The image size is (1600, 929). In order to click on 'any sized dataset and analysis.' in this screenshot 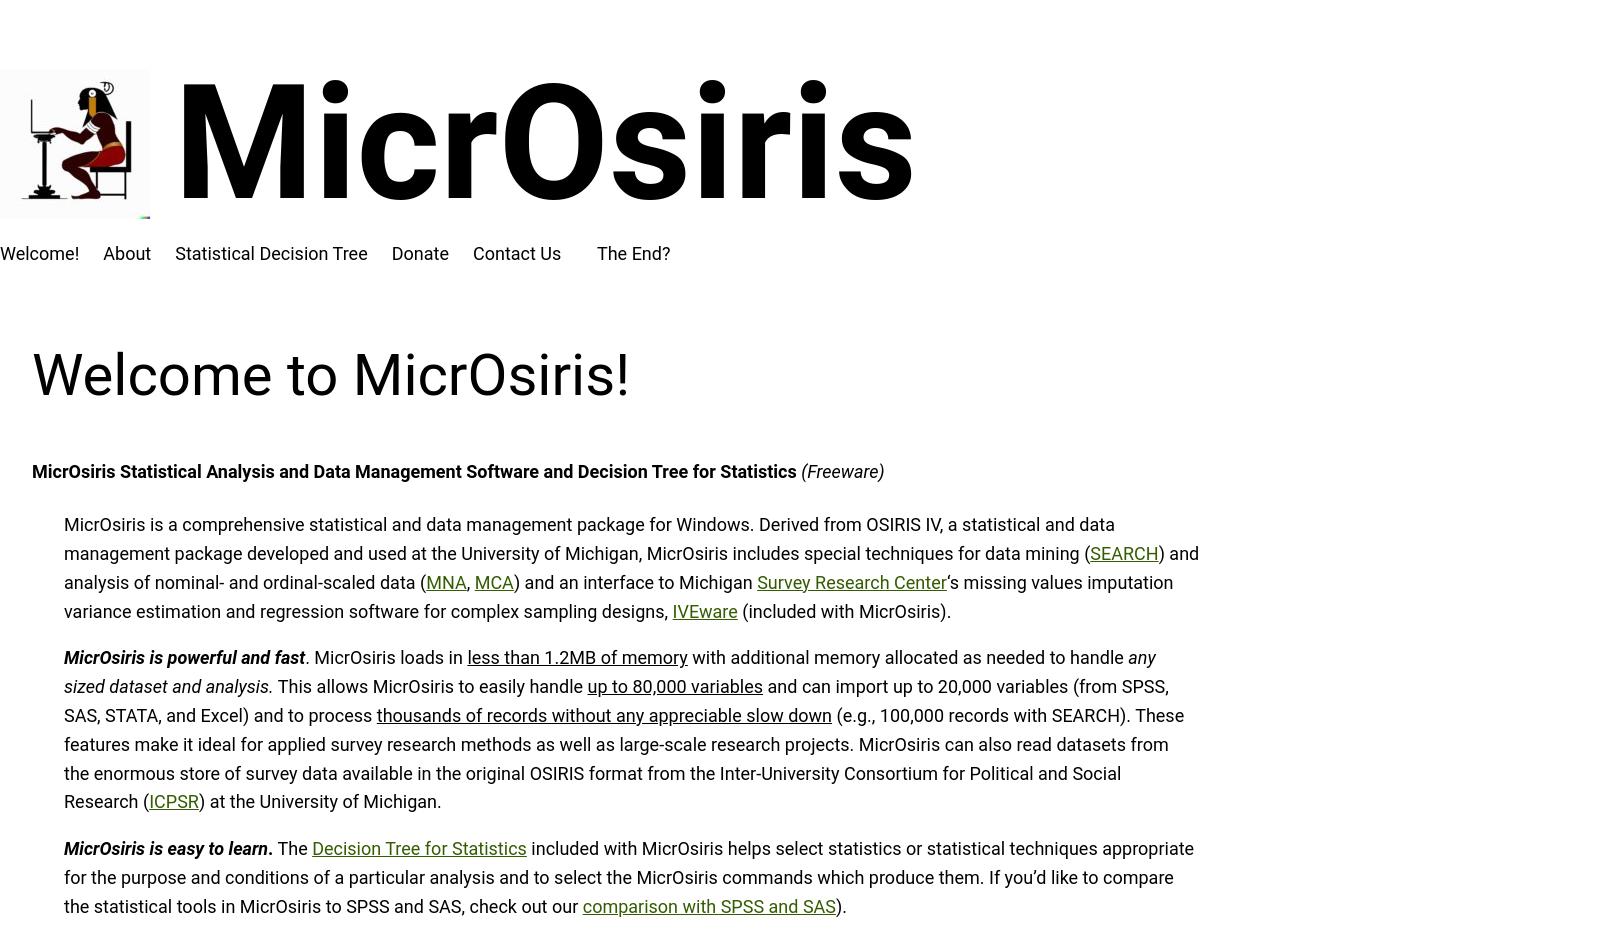, I will do `click(63, 672)`.